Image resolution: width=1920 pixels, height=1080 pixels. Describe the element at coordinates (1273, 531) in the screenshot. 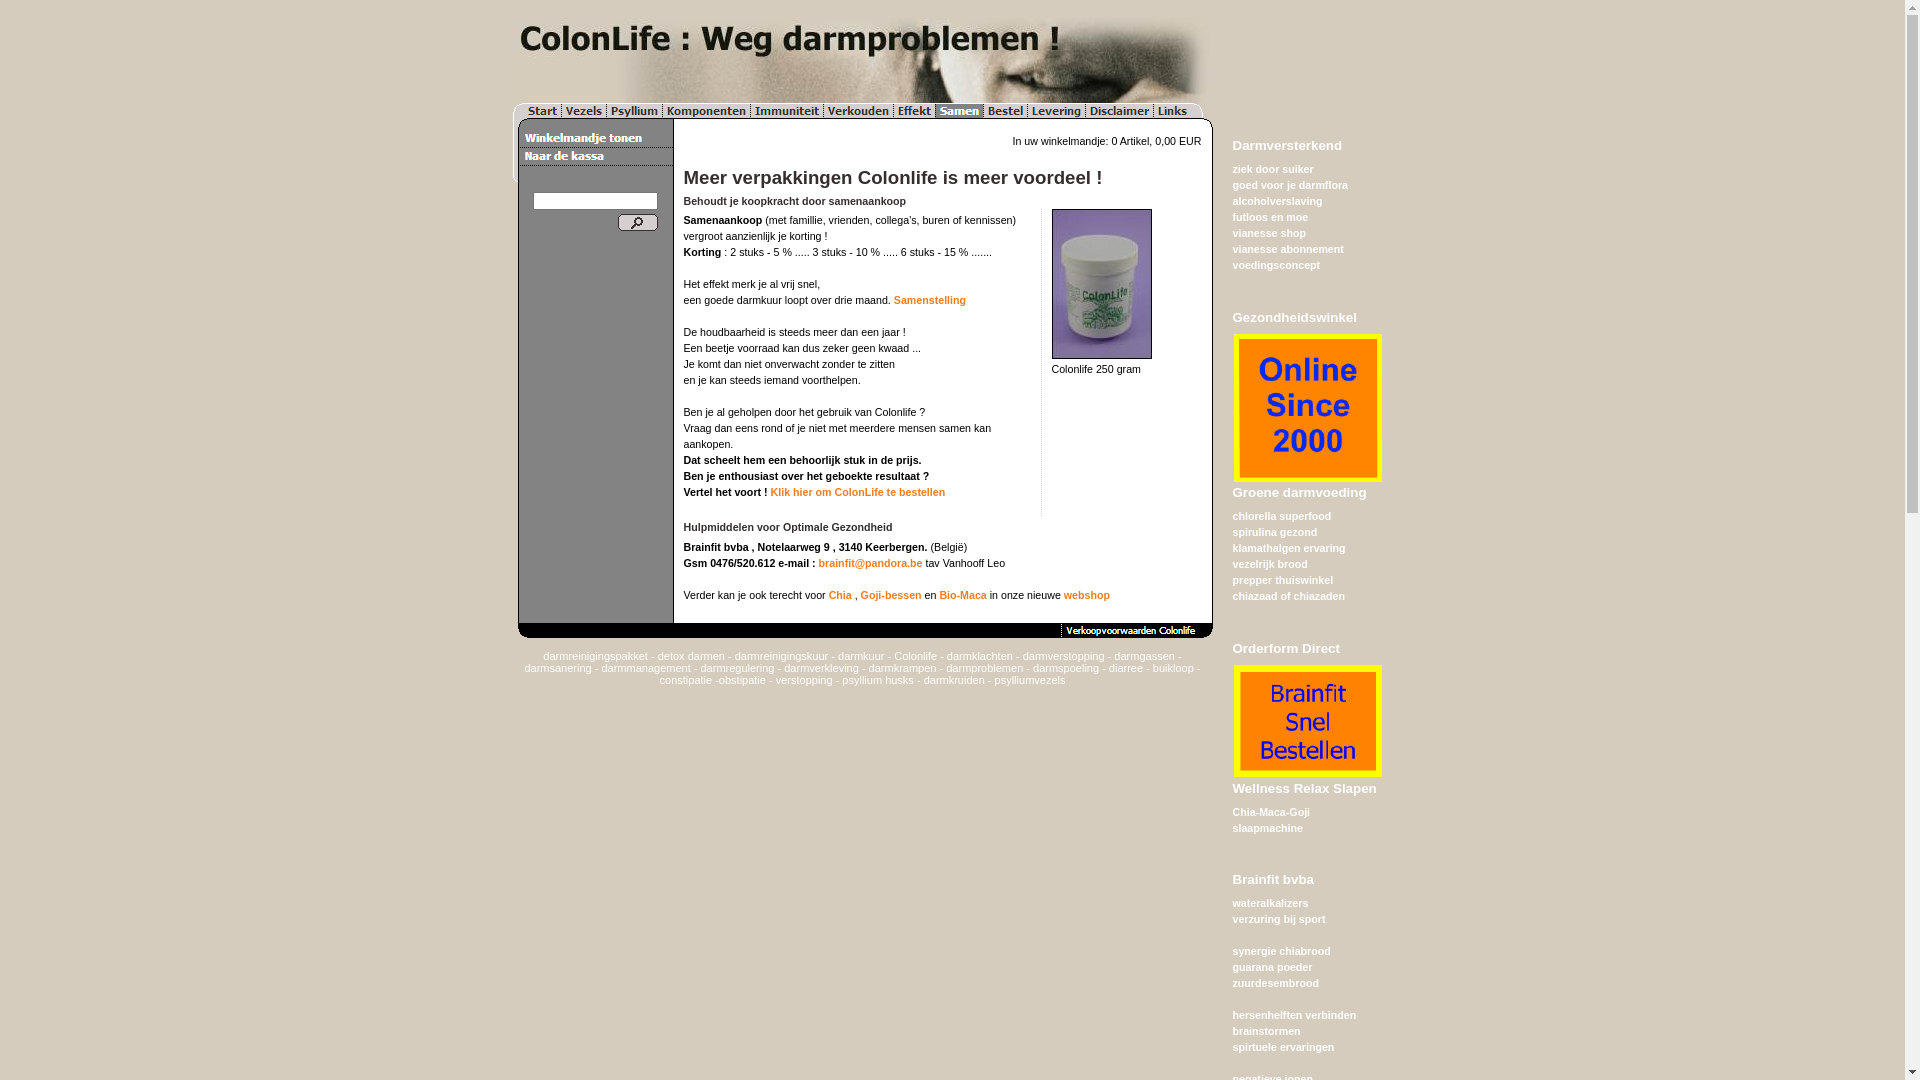

I see `'spirulina gezond'` at that location.